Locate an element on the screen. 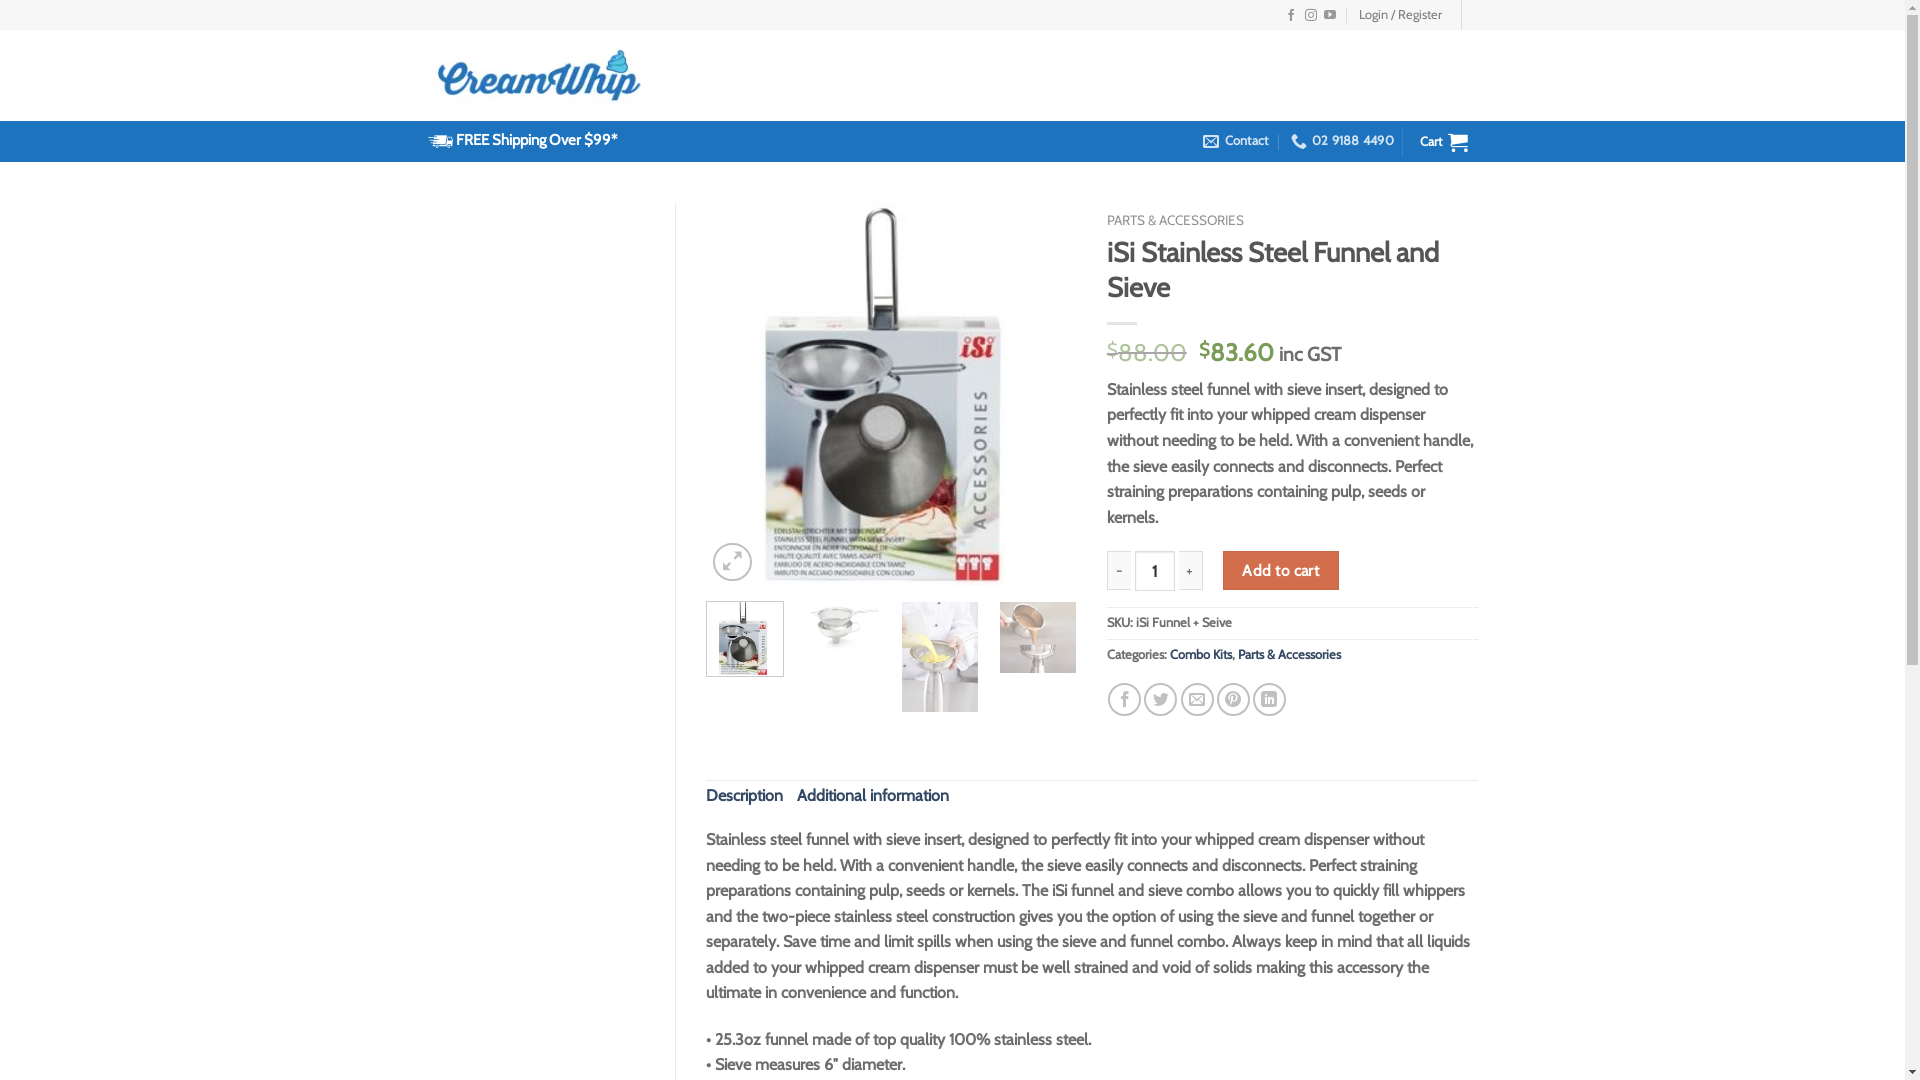 Image resolution: width=1920 pixels, height=1080 pixels. 'Parts & Accessories' is located at coordinates (1289, 654).